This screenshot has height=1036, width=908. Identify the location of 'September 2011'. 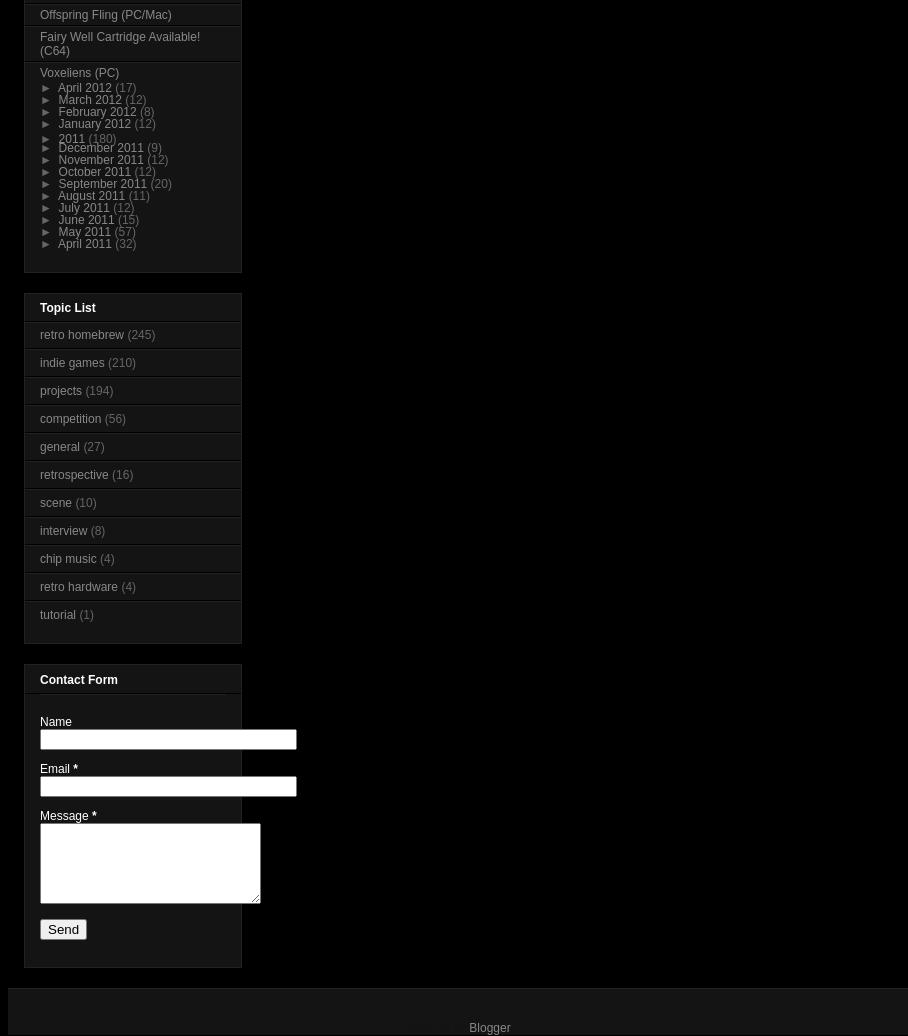
(58, 183).